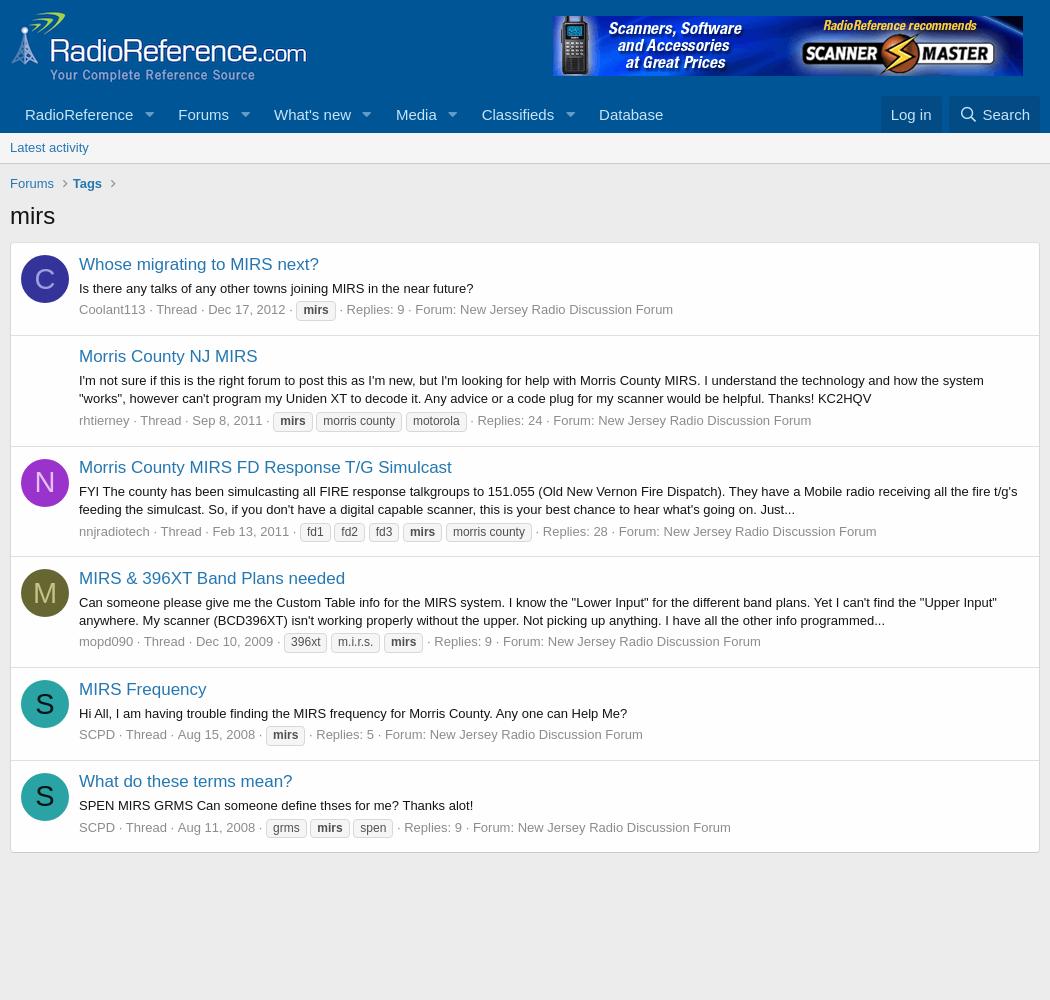 The width and height of the screenshot is (1050, 1000). What do you see at coordinates (573, 530) in the screenshot?
I see `'Replies: 28'` at bounding box center [573, 530].